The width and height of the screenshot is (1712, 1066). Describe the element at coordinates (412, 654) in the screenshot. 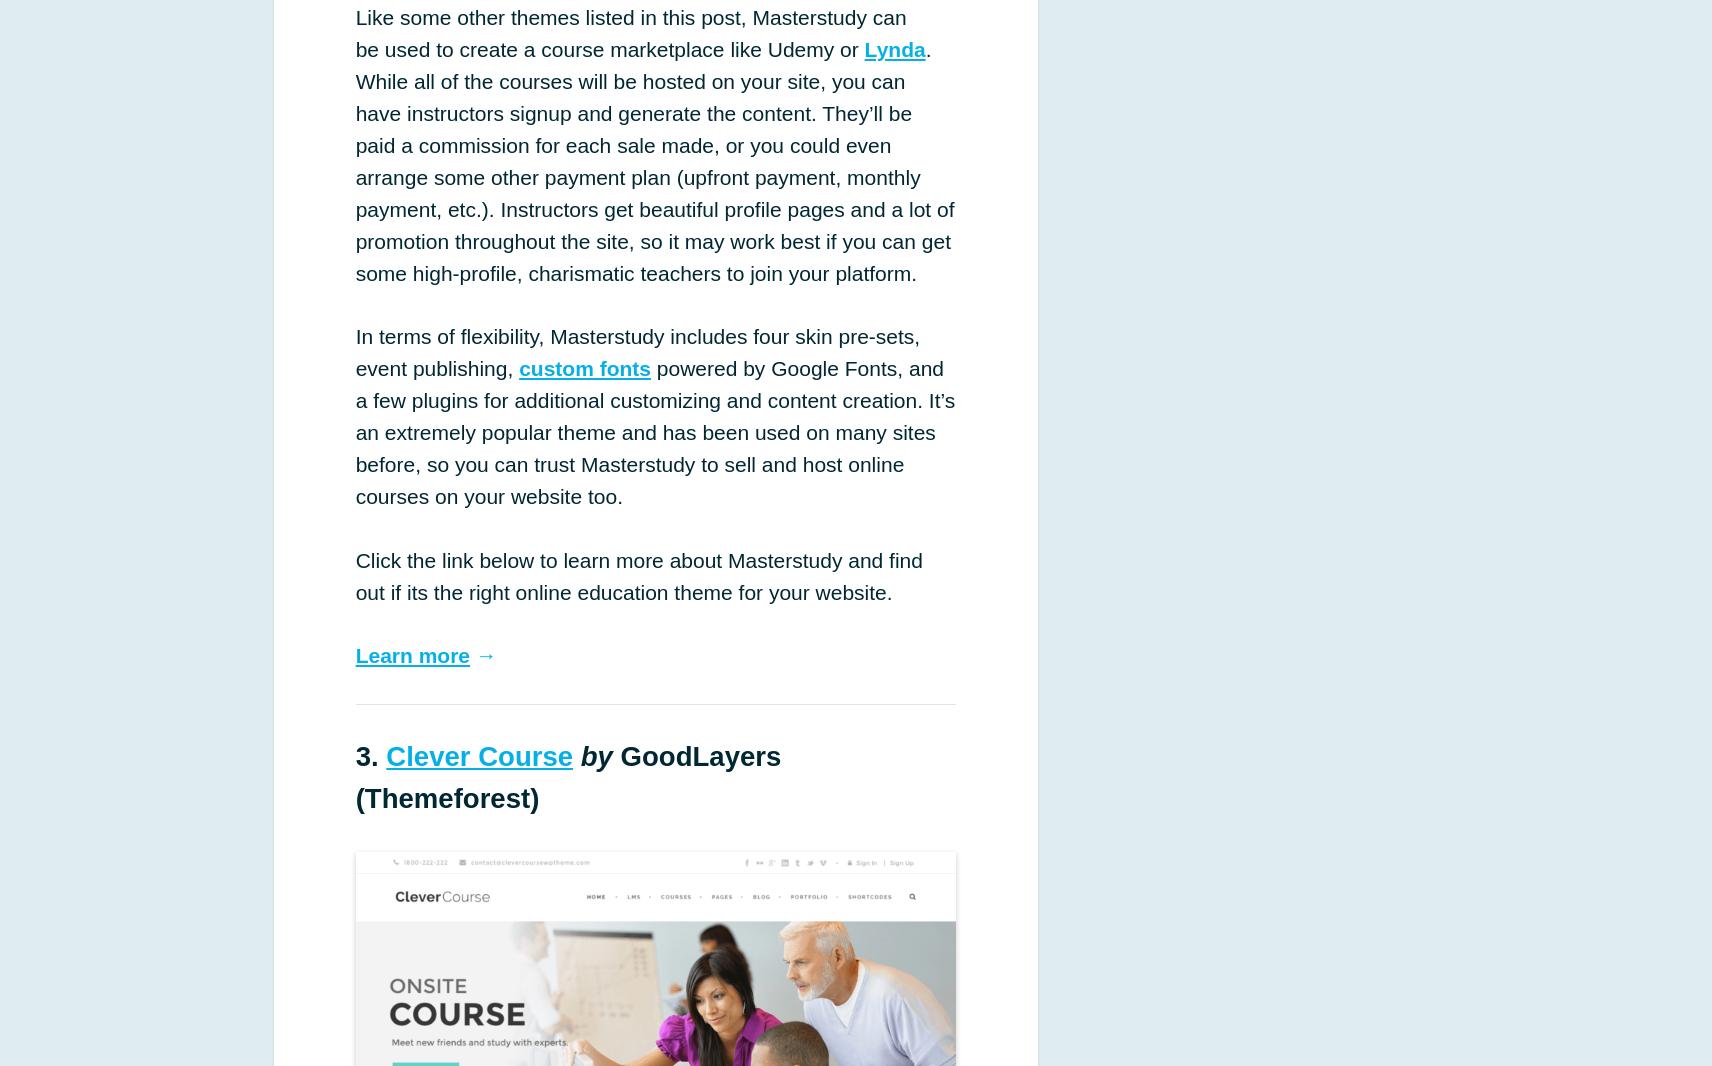

I see `'Learn more'` at that location.